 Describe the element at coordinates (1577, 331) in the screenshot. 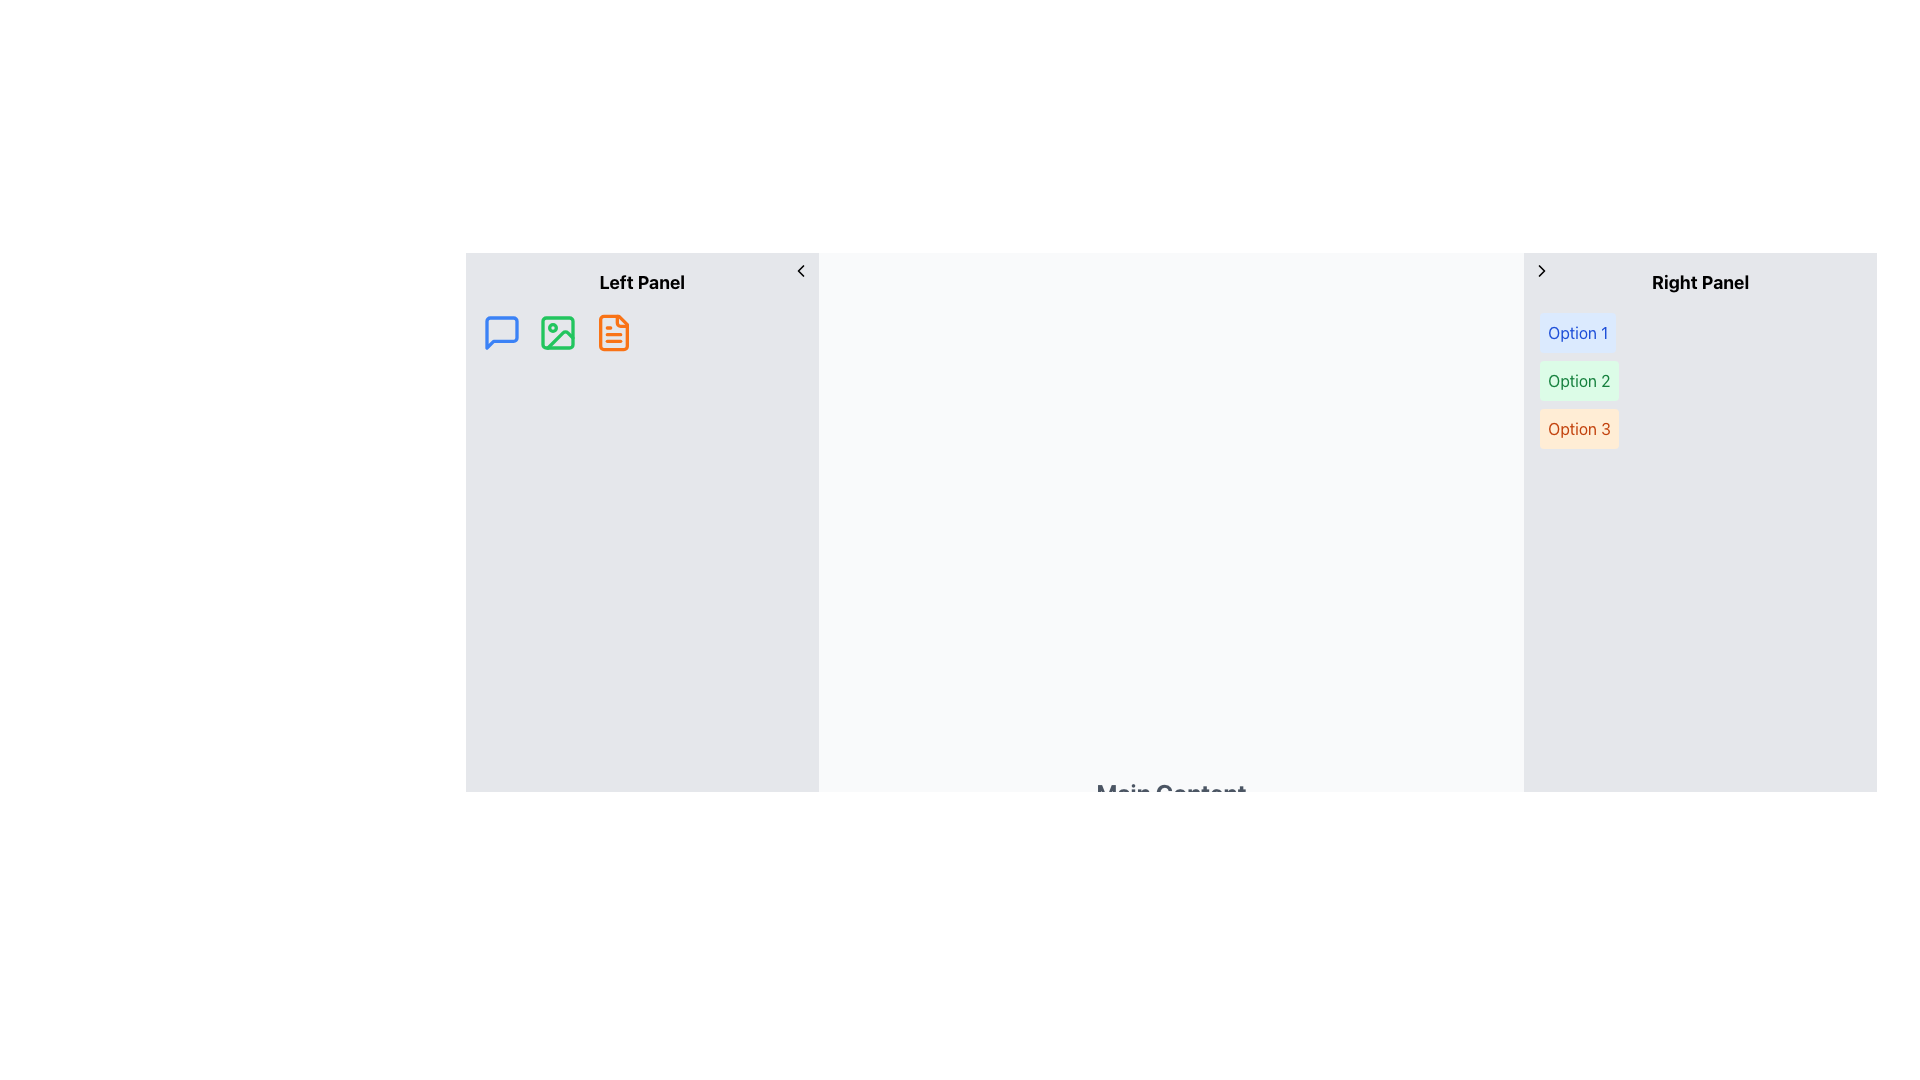

I see `the button labeled 'Option 1' which is styled with blue text on a light blue background, located` at that location.